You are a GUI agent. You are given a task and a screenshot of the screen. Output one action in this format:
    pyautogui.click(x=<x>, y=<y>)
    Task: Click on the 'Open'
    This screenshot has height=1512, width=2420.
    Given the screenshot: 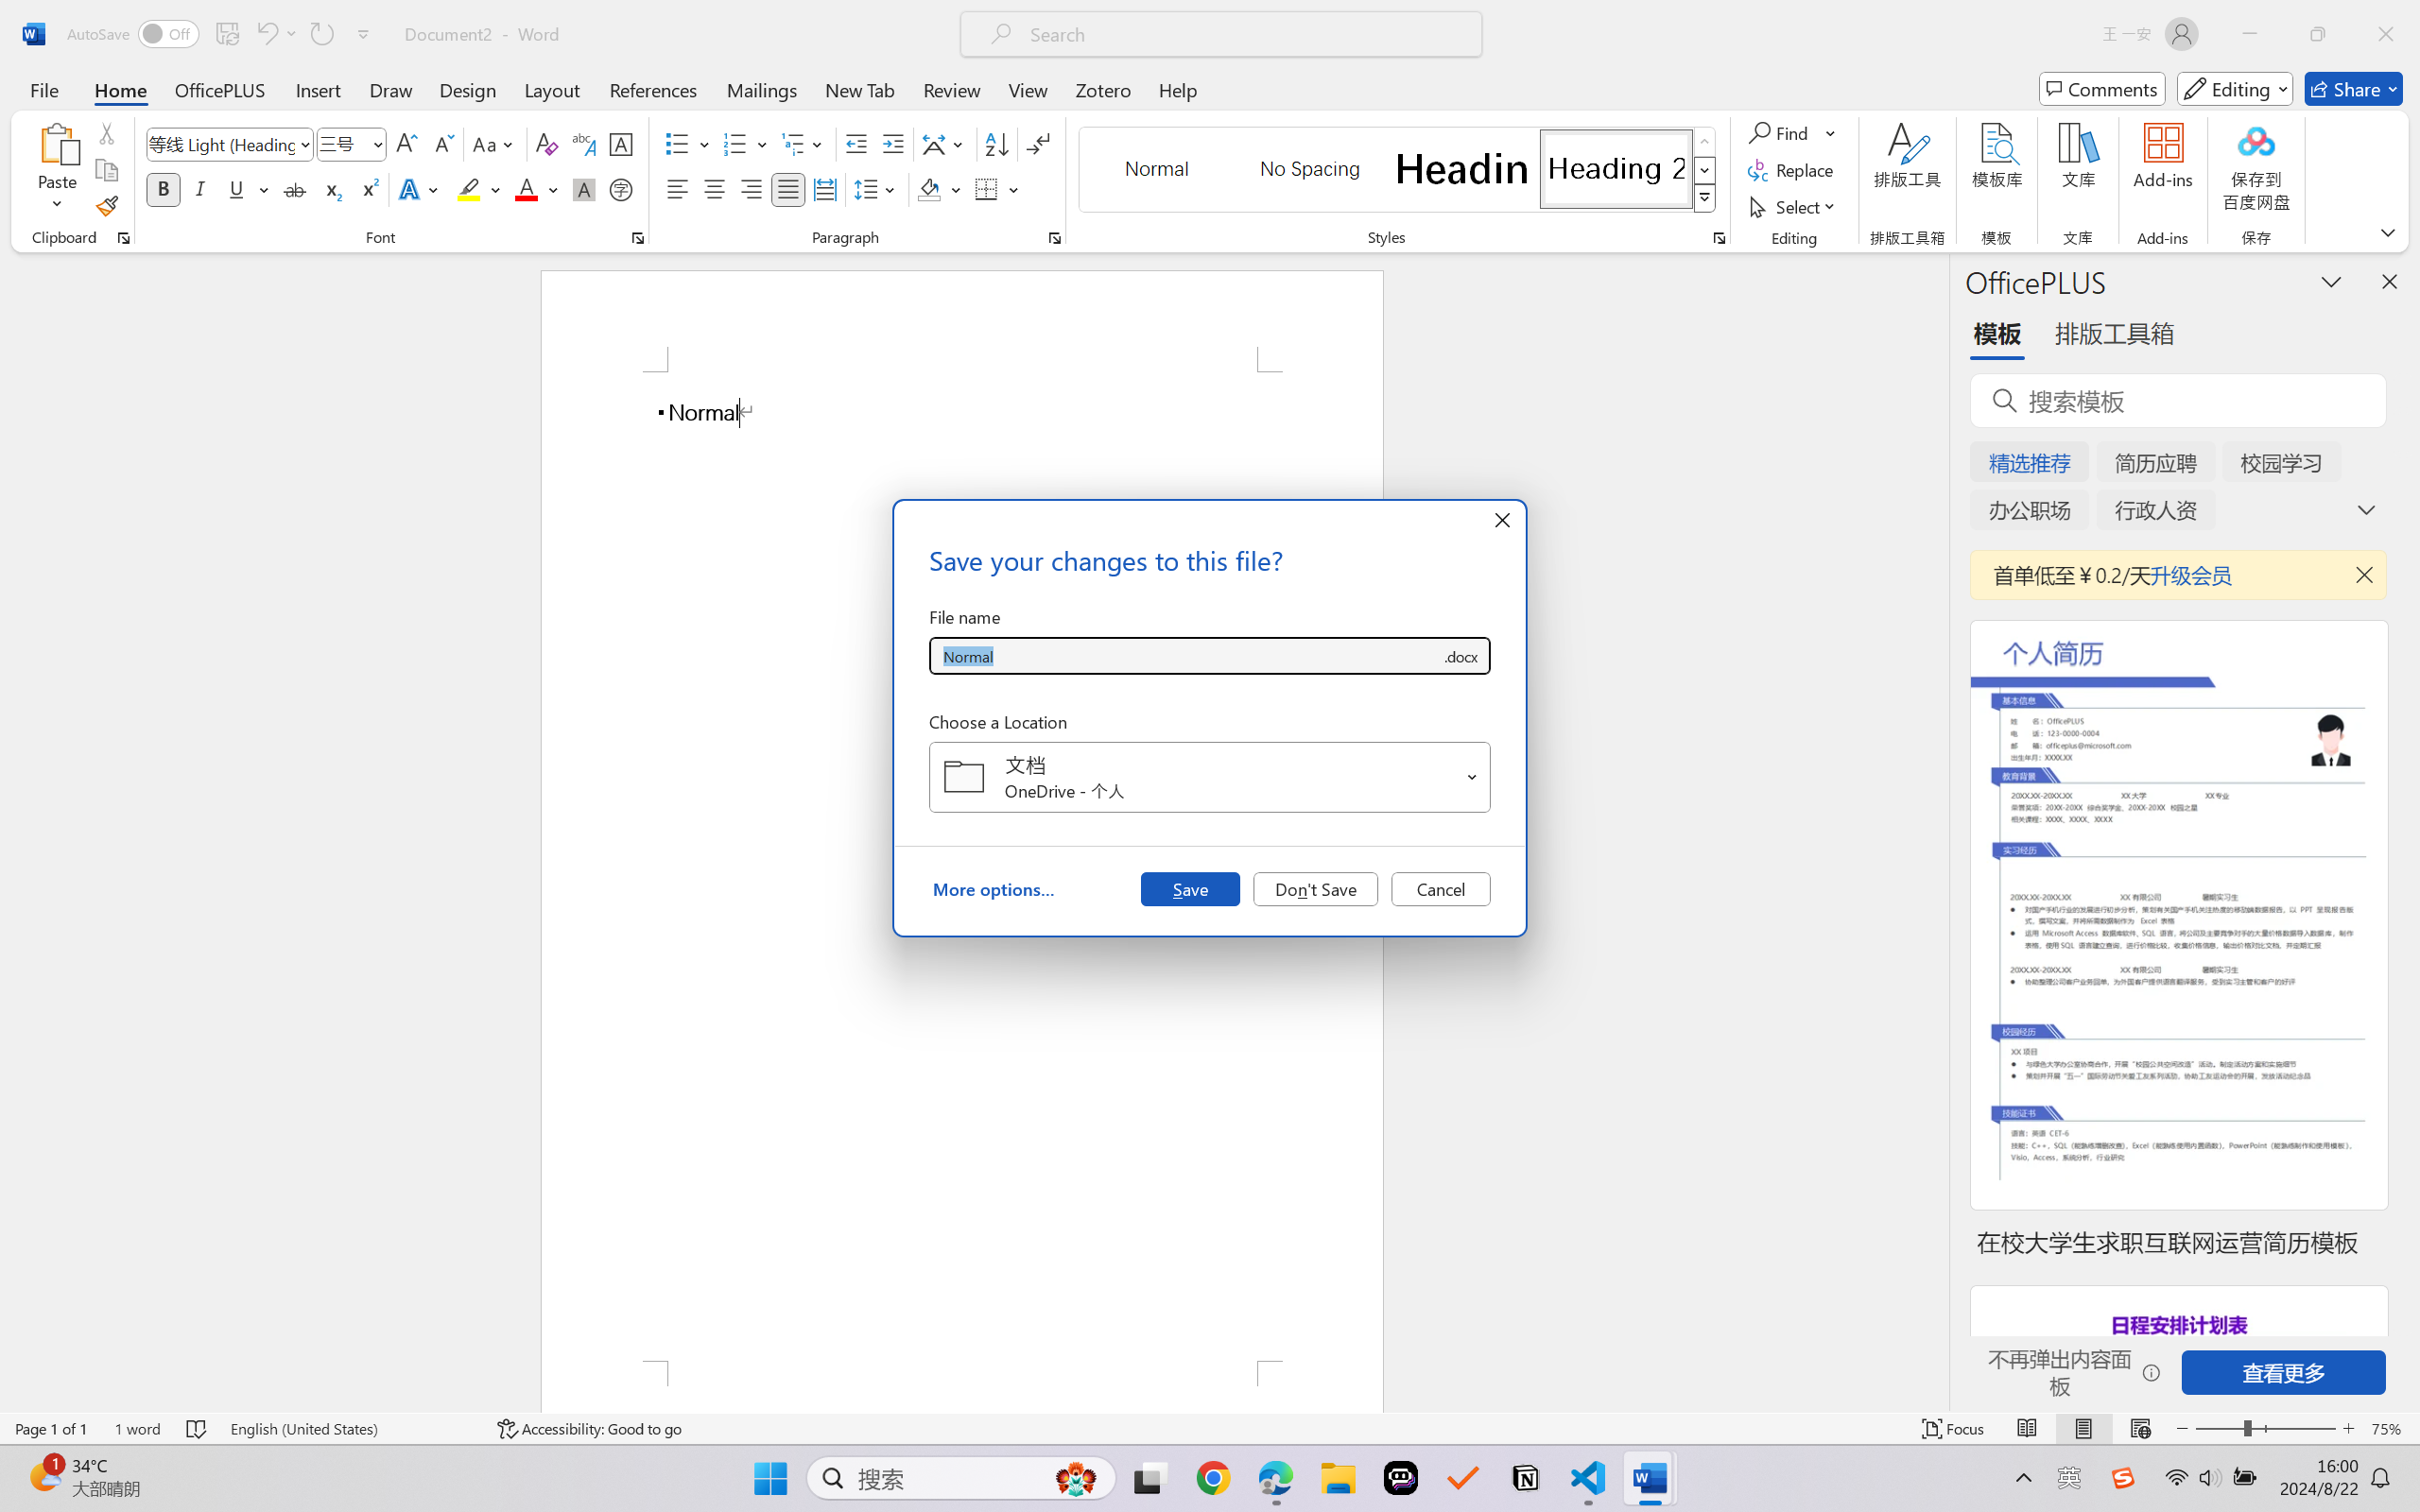 What is the action you would take?
    pyautogui.click(x=1471, y=776)
    